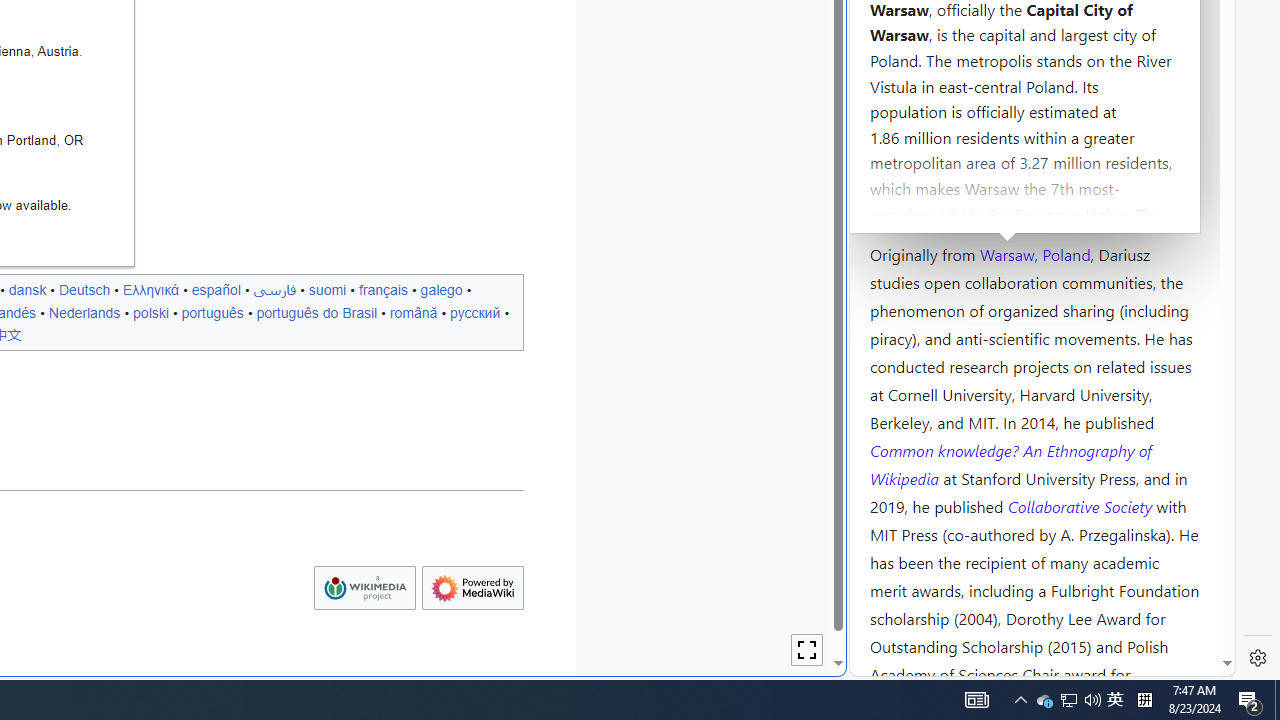 The height and width of the screenshot is (720, 1280). What do you see at coordinates (364, 587) in the screenshot?
I see `'Wikimedia Foundation'` at bounding box center [364, 587].